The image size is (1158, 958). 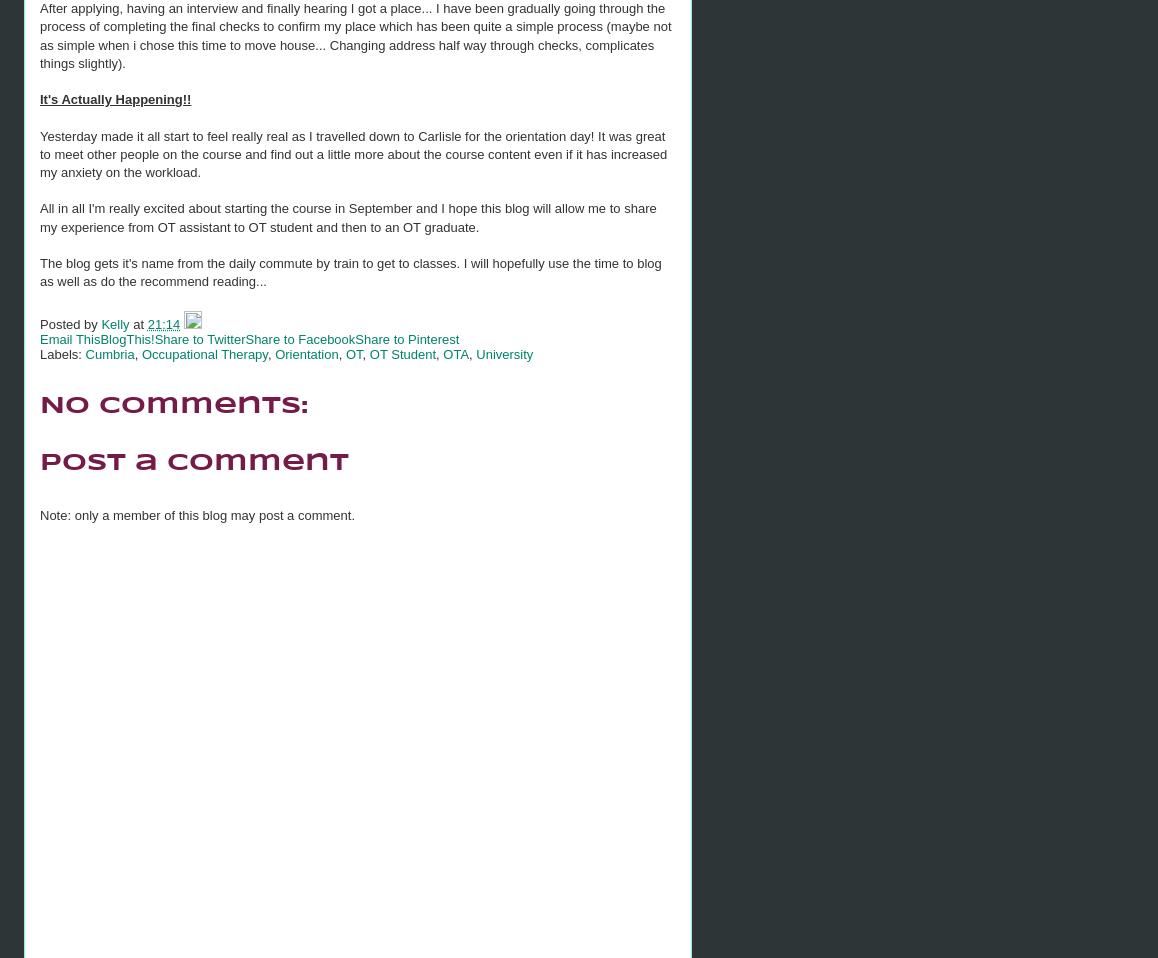 I want to click on 'It's Actually Happening!!', so click(x=115, y=99).